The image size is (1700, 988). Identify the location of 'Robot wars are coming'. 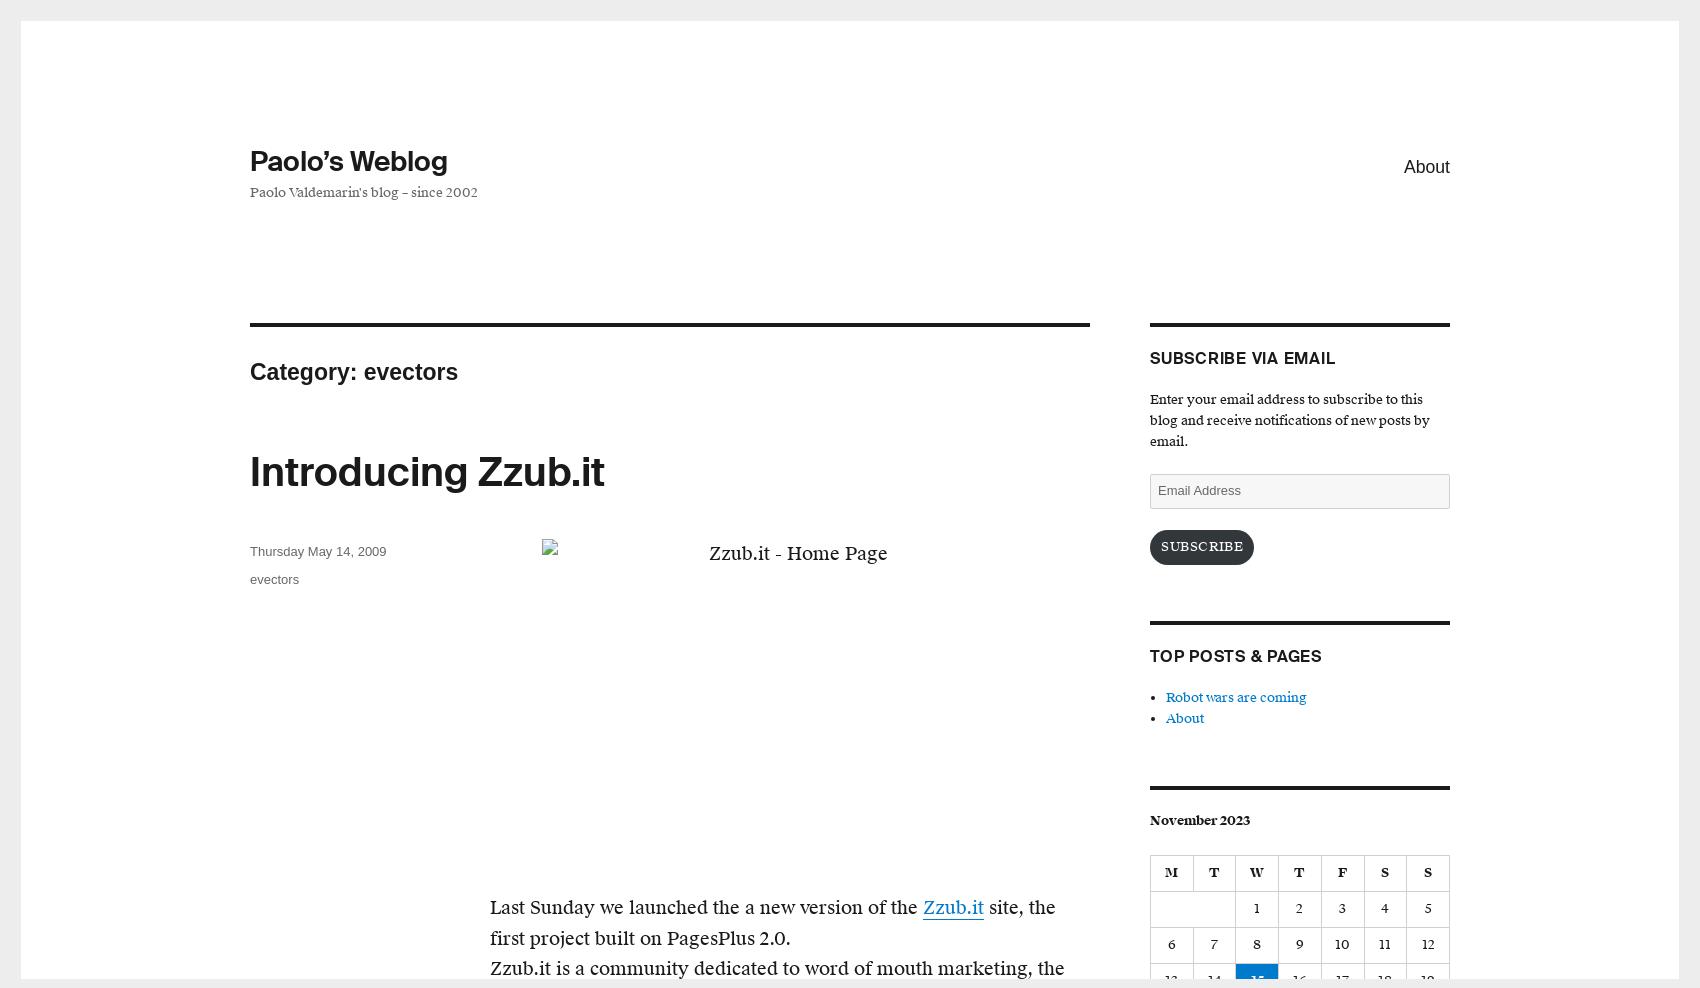
(1235, 698).